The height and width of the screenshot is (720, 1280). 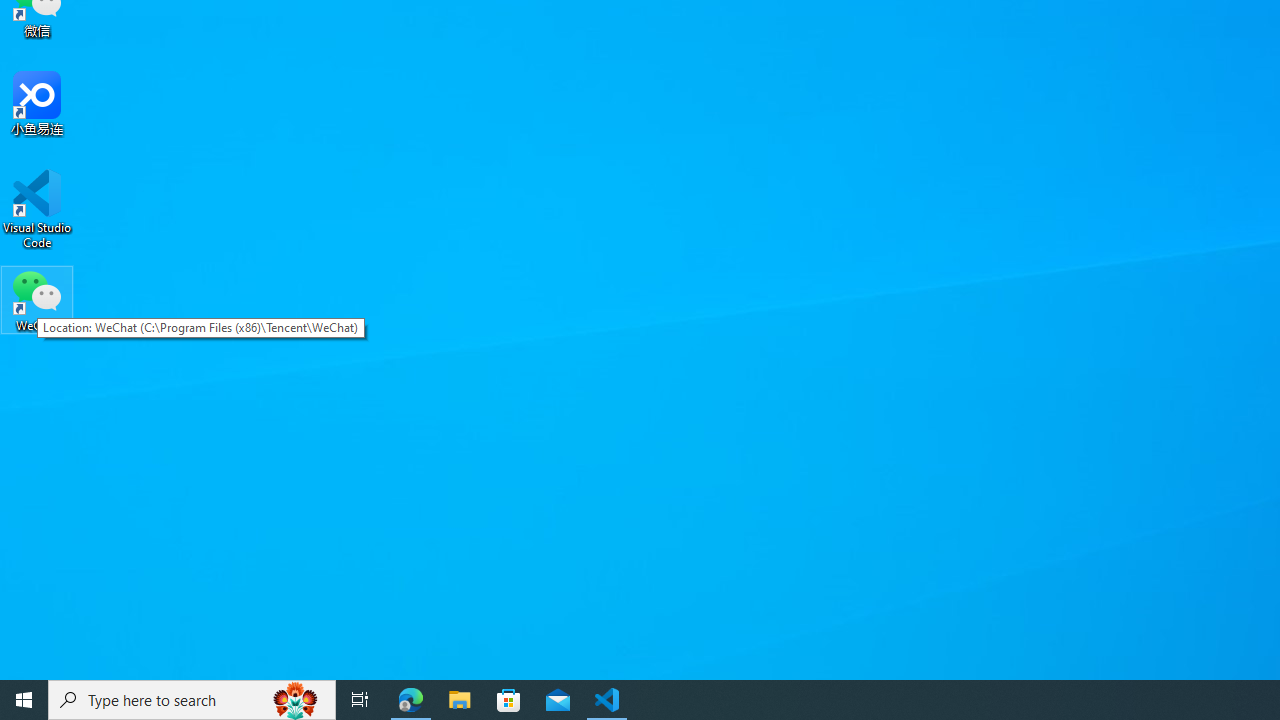 I want to click on 'WeChat', so click(x=37, y=299).